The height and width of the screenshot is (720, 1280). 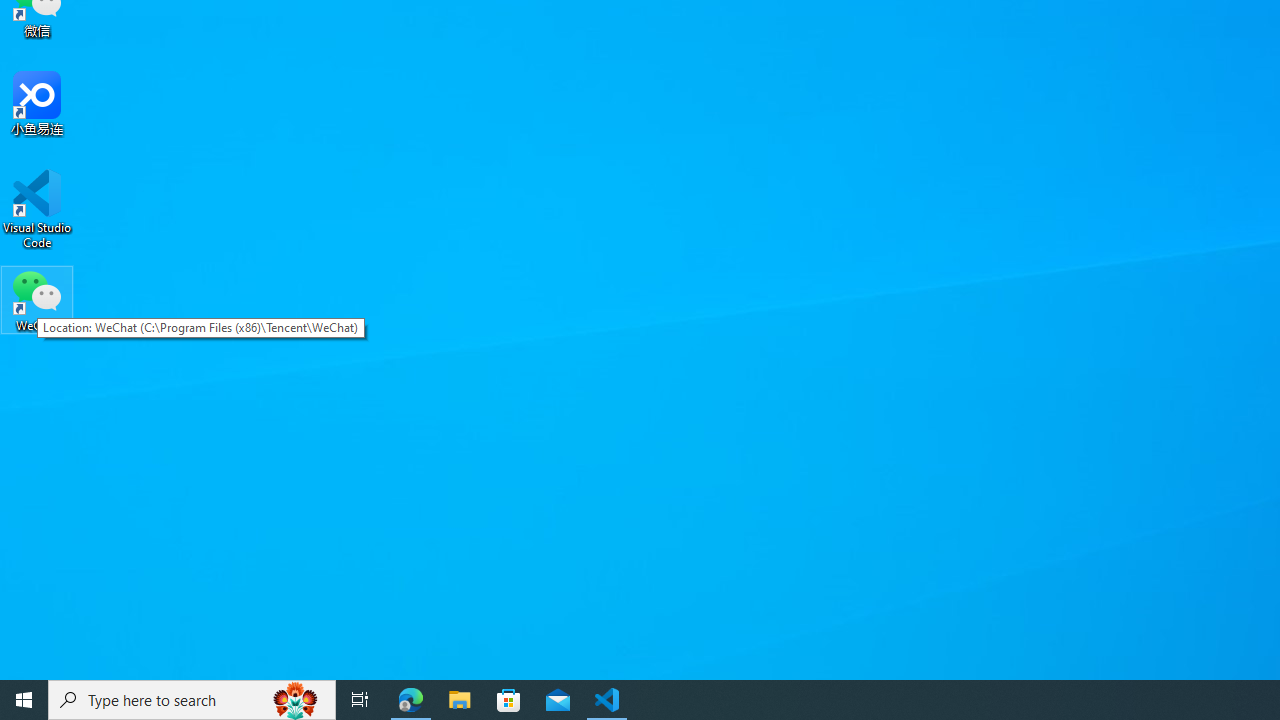 I want to click on 'WeChat', so click(x=37, y=299).